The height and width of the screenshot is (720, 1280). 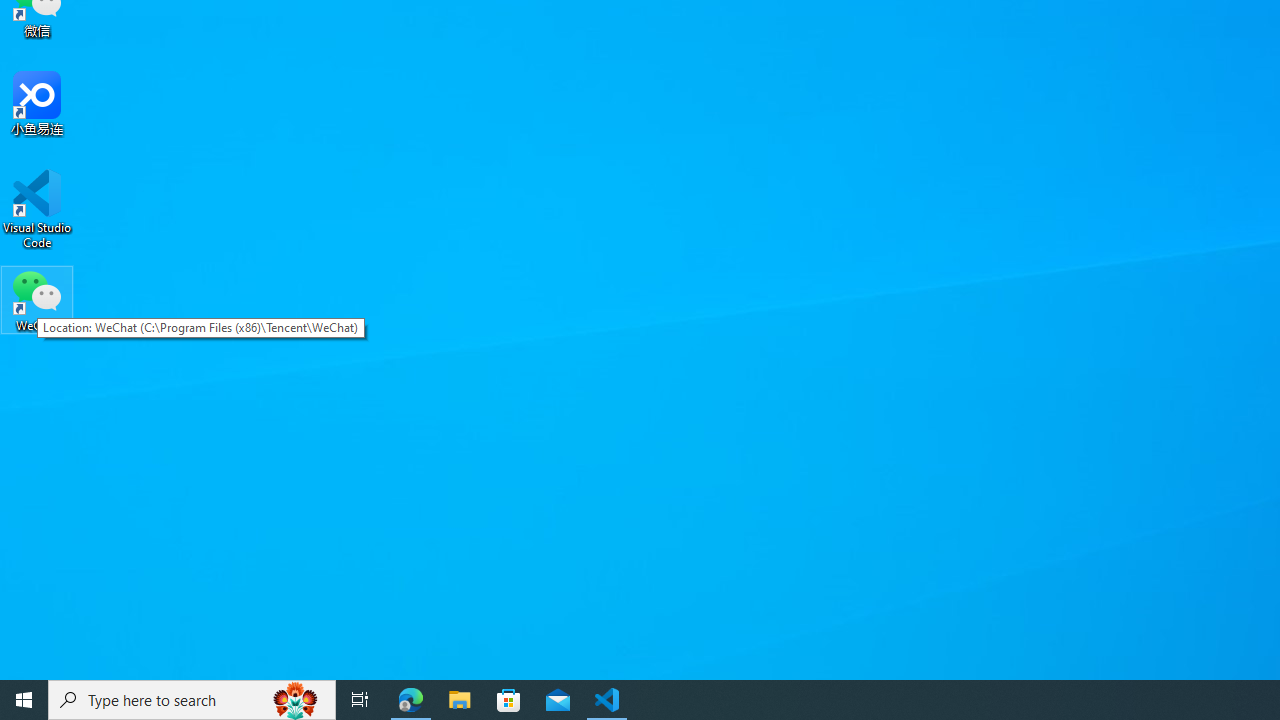 I want to click on 'WeChat', so click(x=37, y=299).